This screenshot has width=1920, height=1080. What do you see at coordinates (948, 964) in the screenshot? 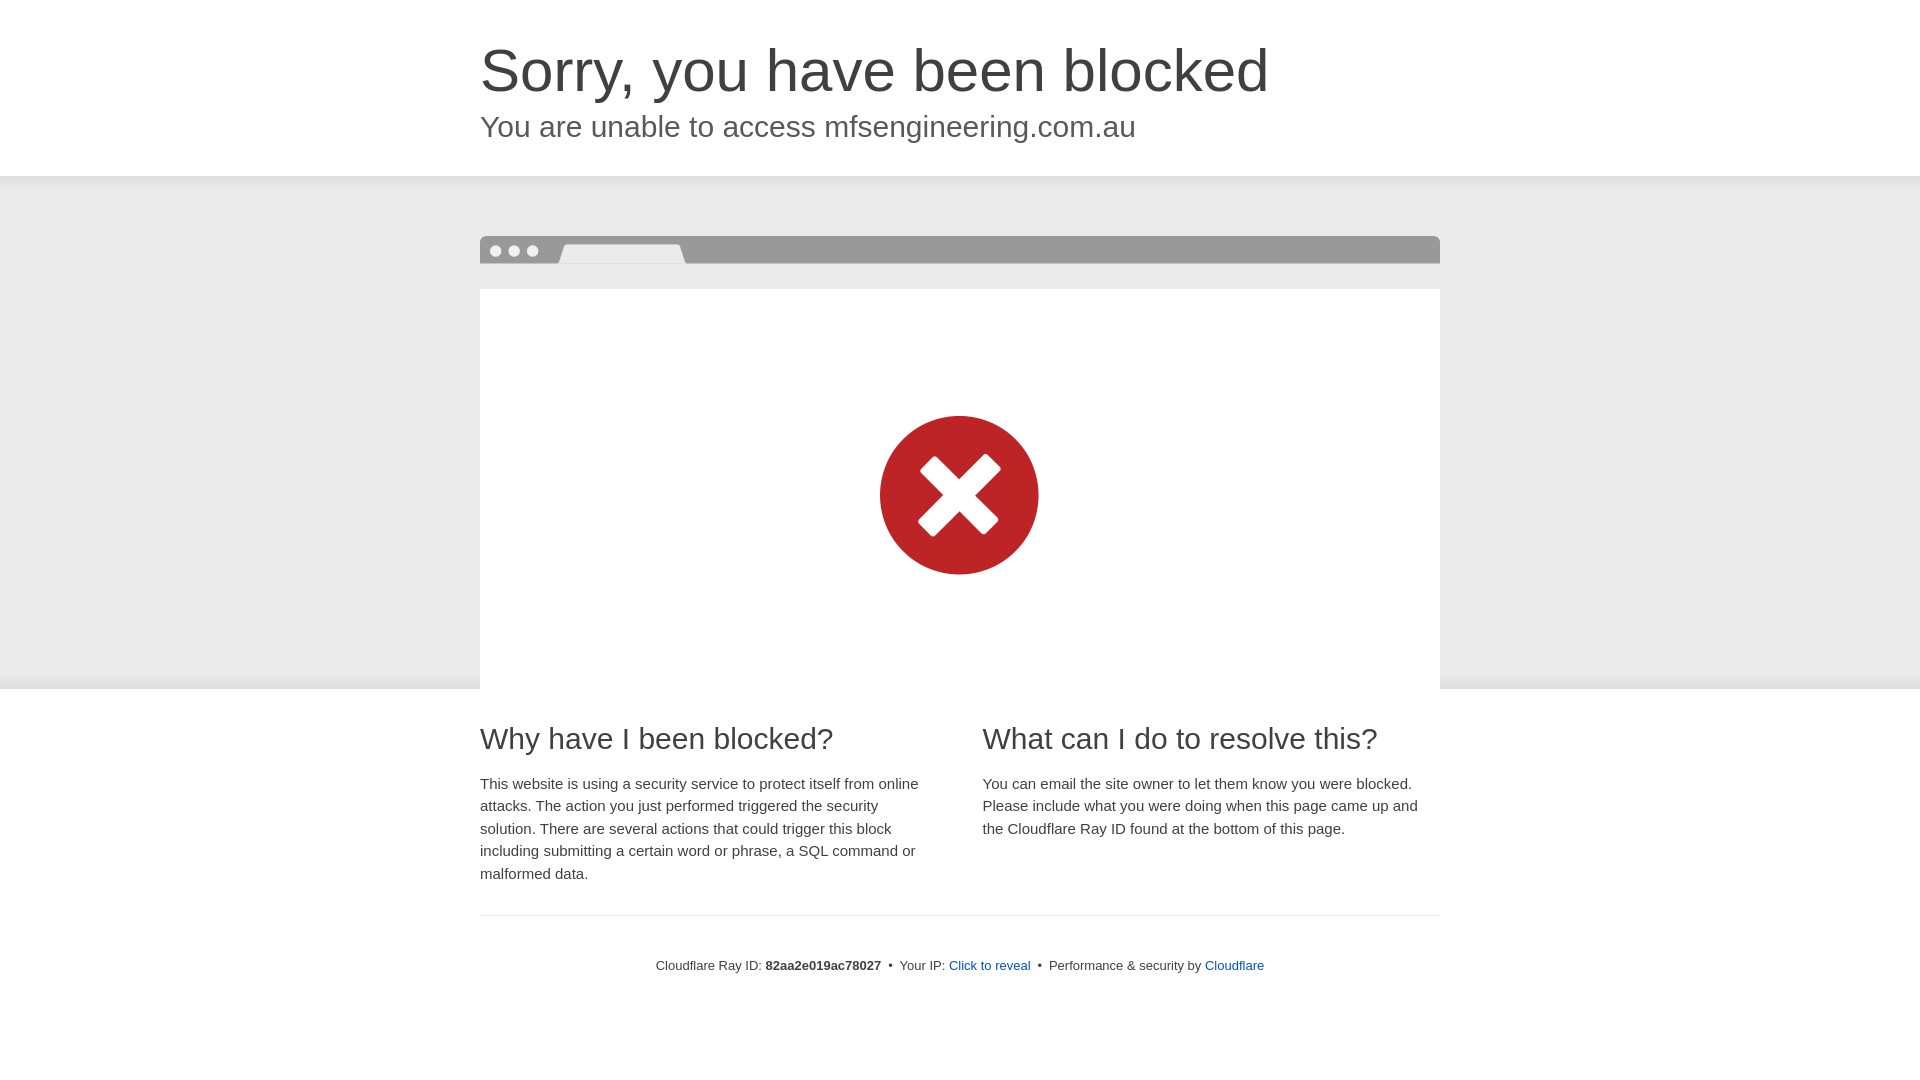
I see `'Click to reveal'` at bounding box center [948, 964].